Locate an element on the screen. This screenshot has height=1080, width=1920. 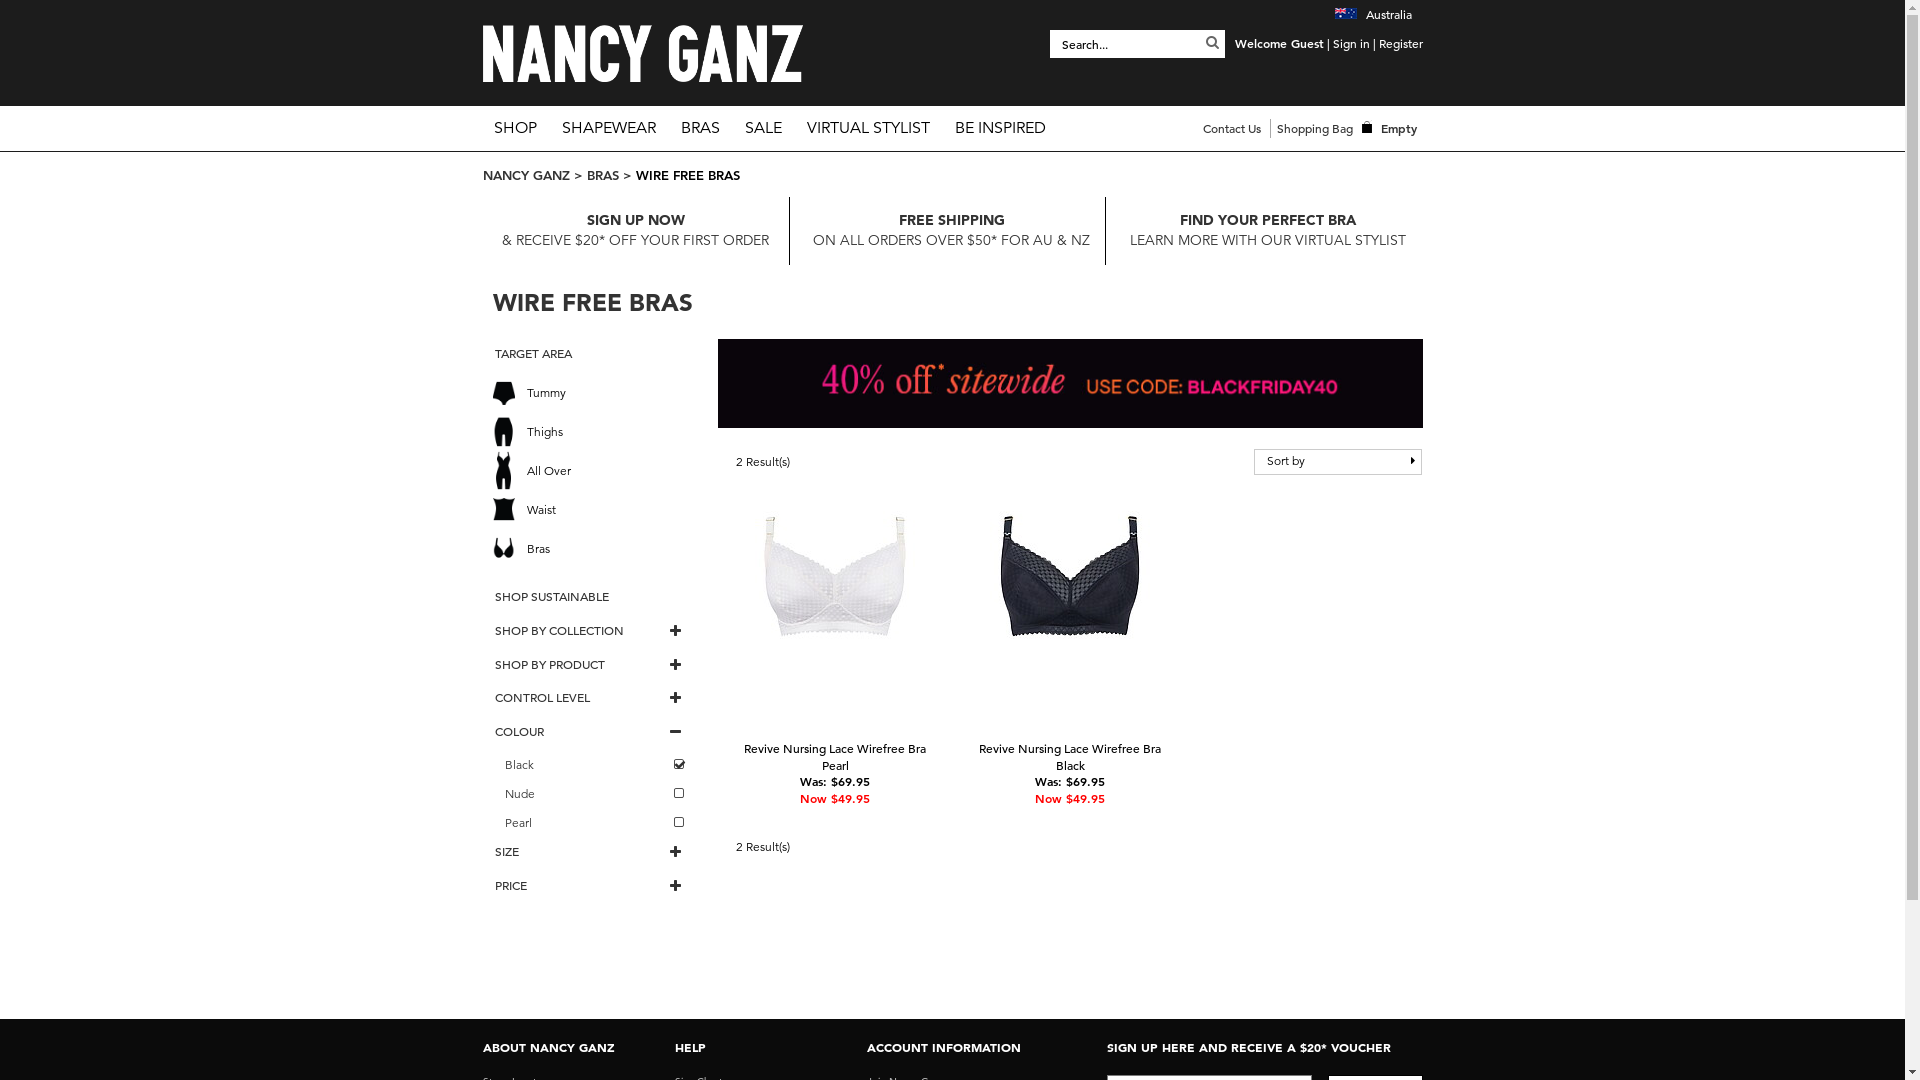
'BRAS' is located at coordinates (600, 173).